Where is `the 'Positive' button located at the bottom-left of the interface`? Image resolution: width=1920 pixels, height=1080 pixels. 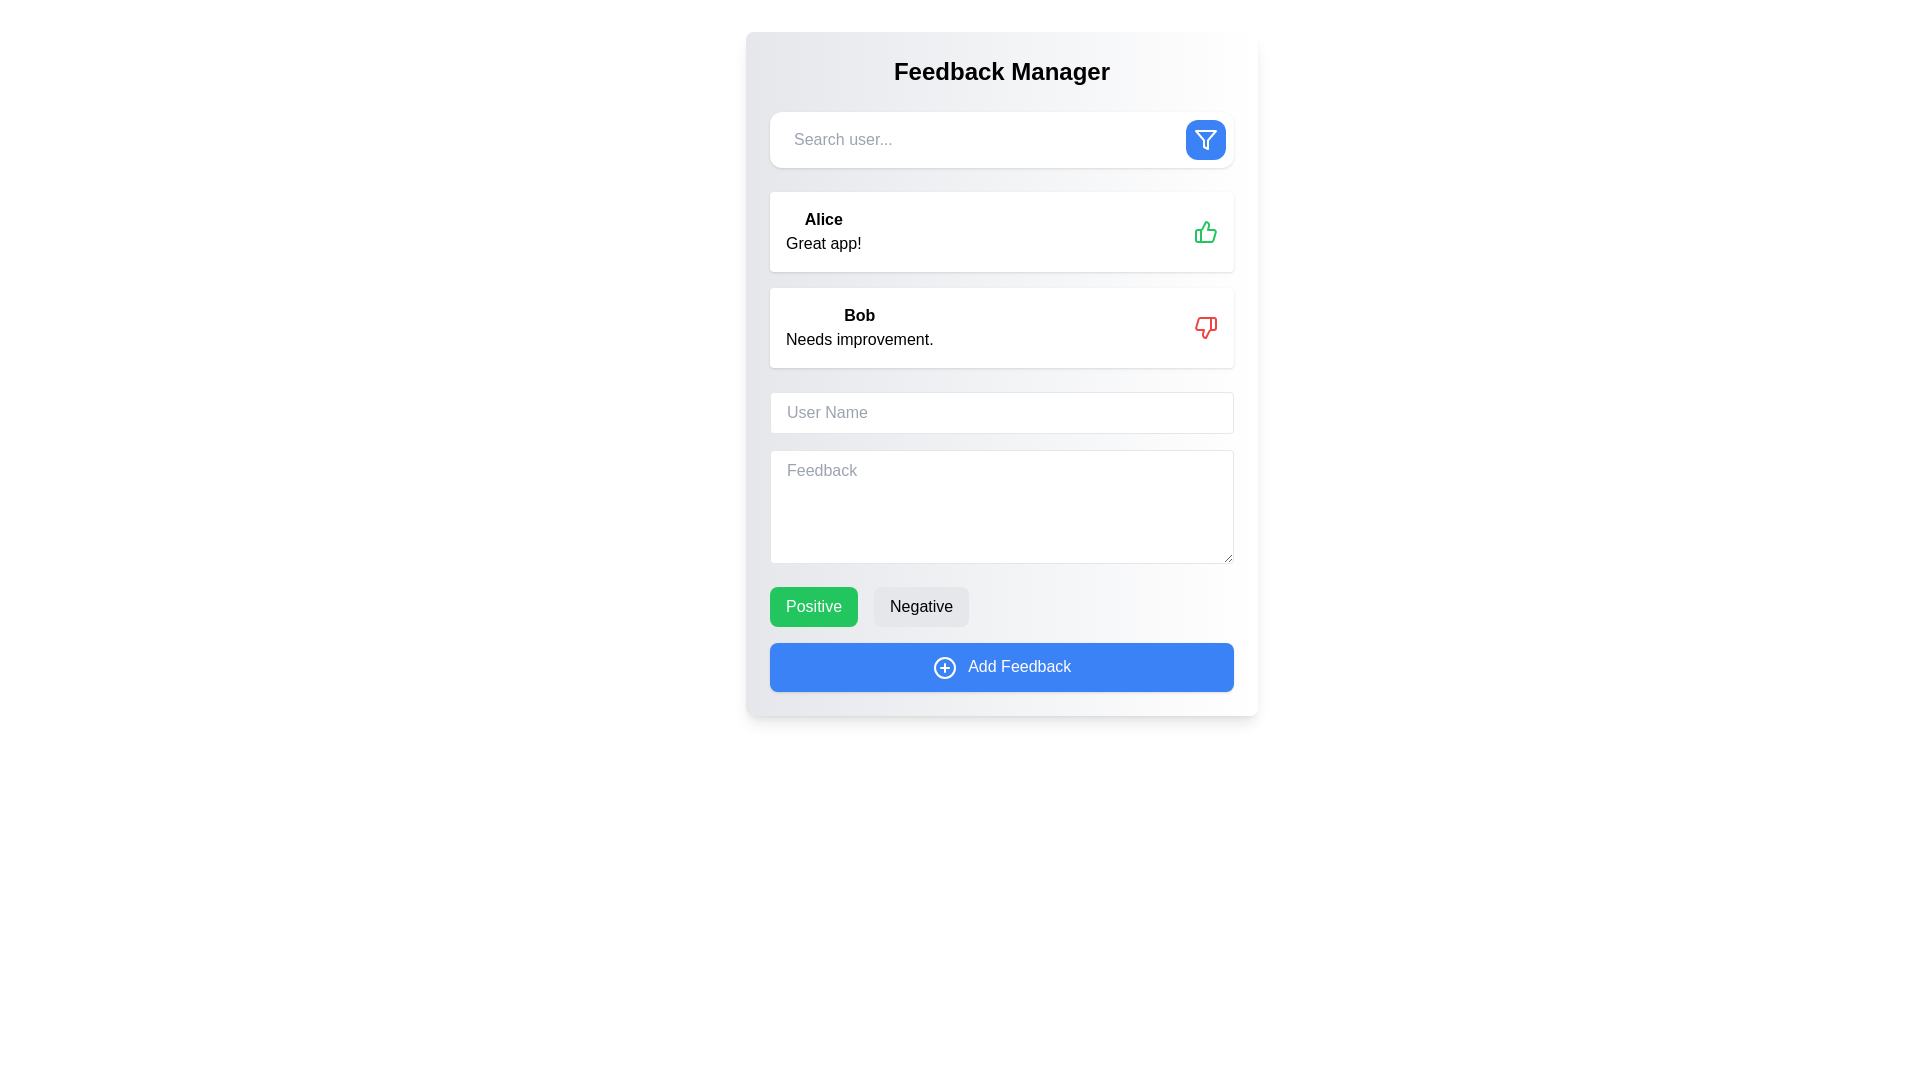
the 'Positive' button located at the bottom-left of the interface is located at coordinates (814, 605).